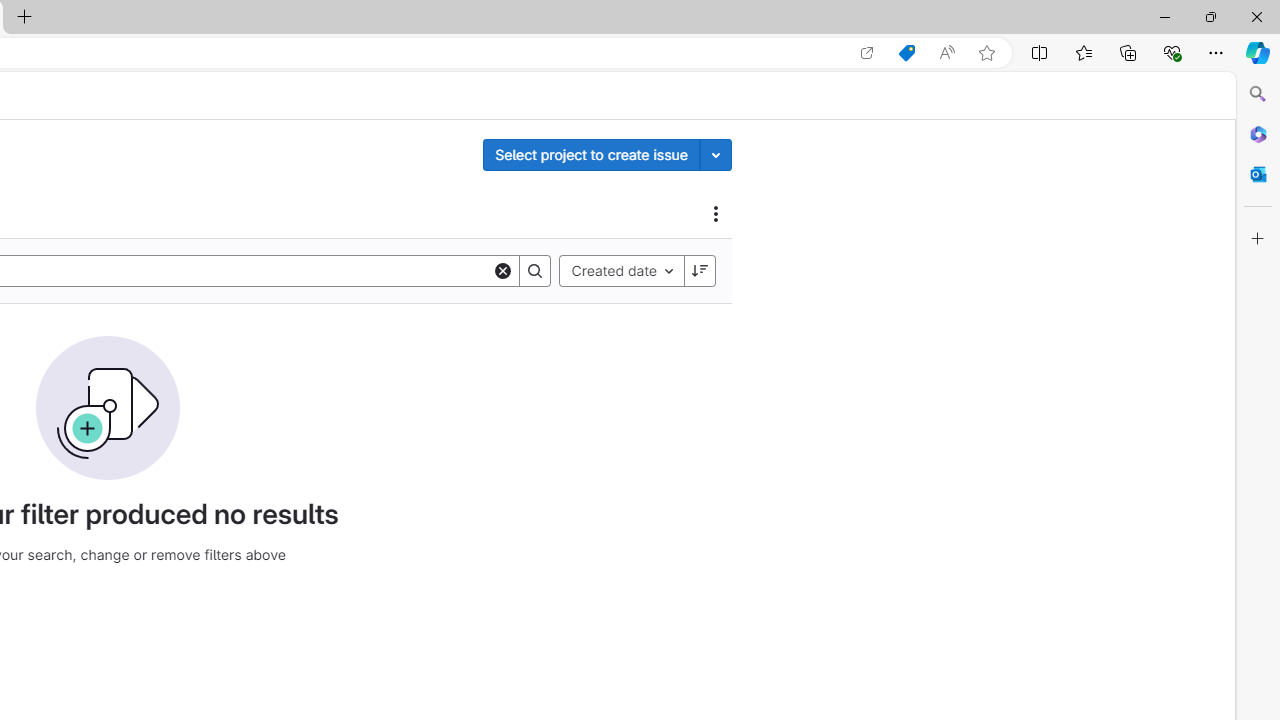  Describe the element at coordinates (699, 270) in the screenshot. I see `'Sort direction: Descending'` at that location.